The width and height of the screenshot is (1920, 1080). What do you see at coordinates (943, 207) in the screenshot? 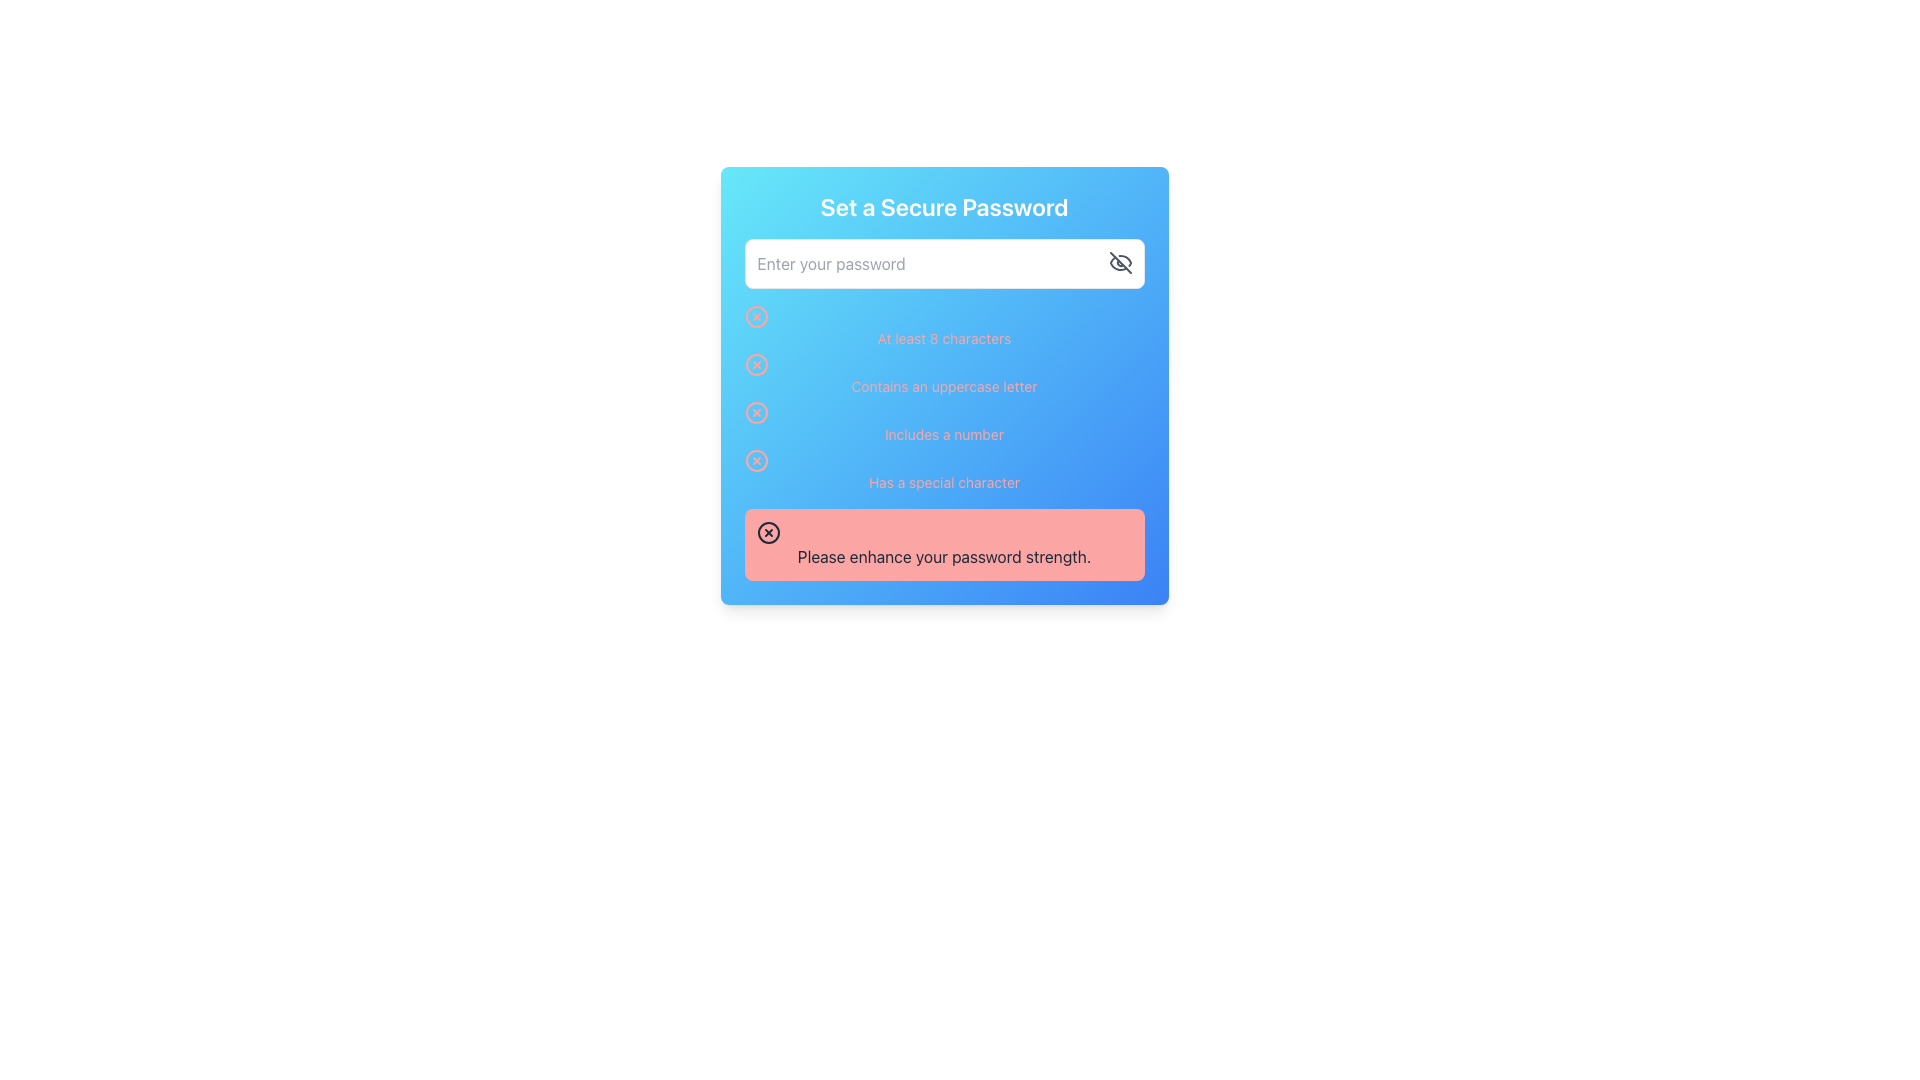
I see `the text label that serves as the header for the password-related functionality, positioned at the top section of a gradient blue panel above the password input box` at bounding box center [943, 207].